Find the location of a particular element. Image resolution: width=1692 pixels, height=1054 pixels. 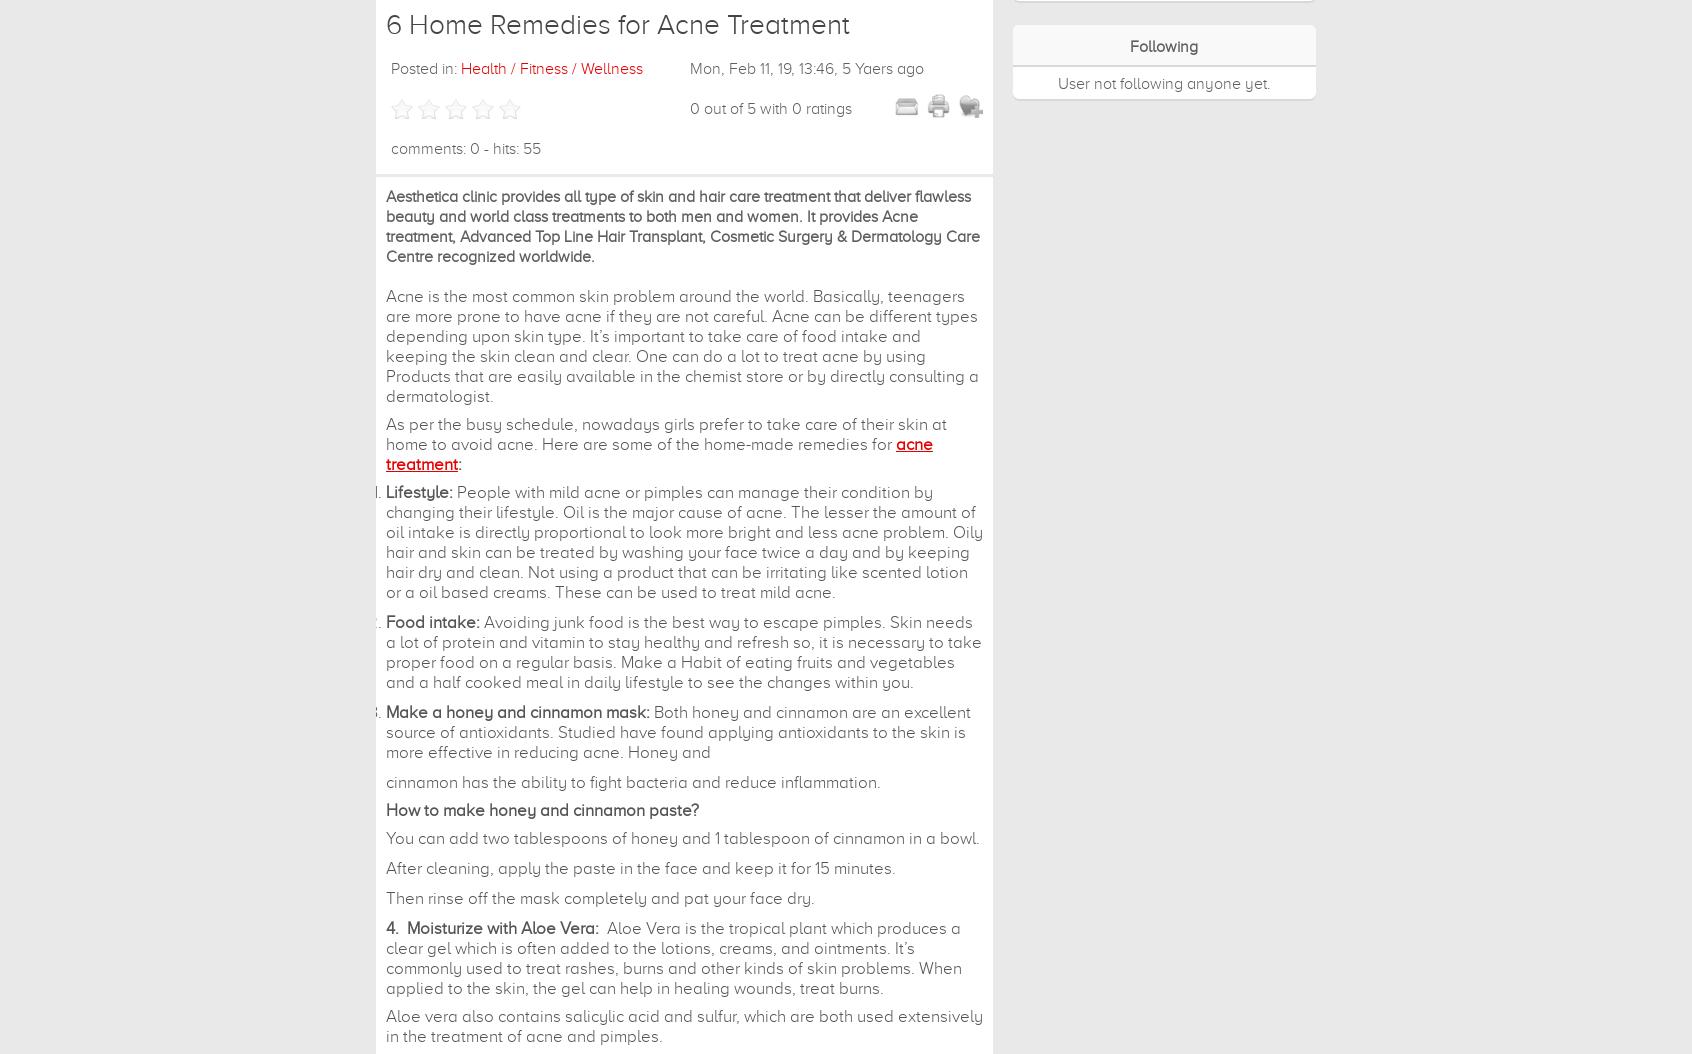

'cinnamon has the ability to fight bacteria and reduce inflammation.' is located at coordinates (632, 782).